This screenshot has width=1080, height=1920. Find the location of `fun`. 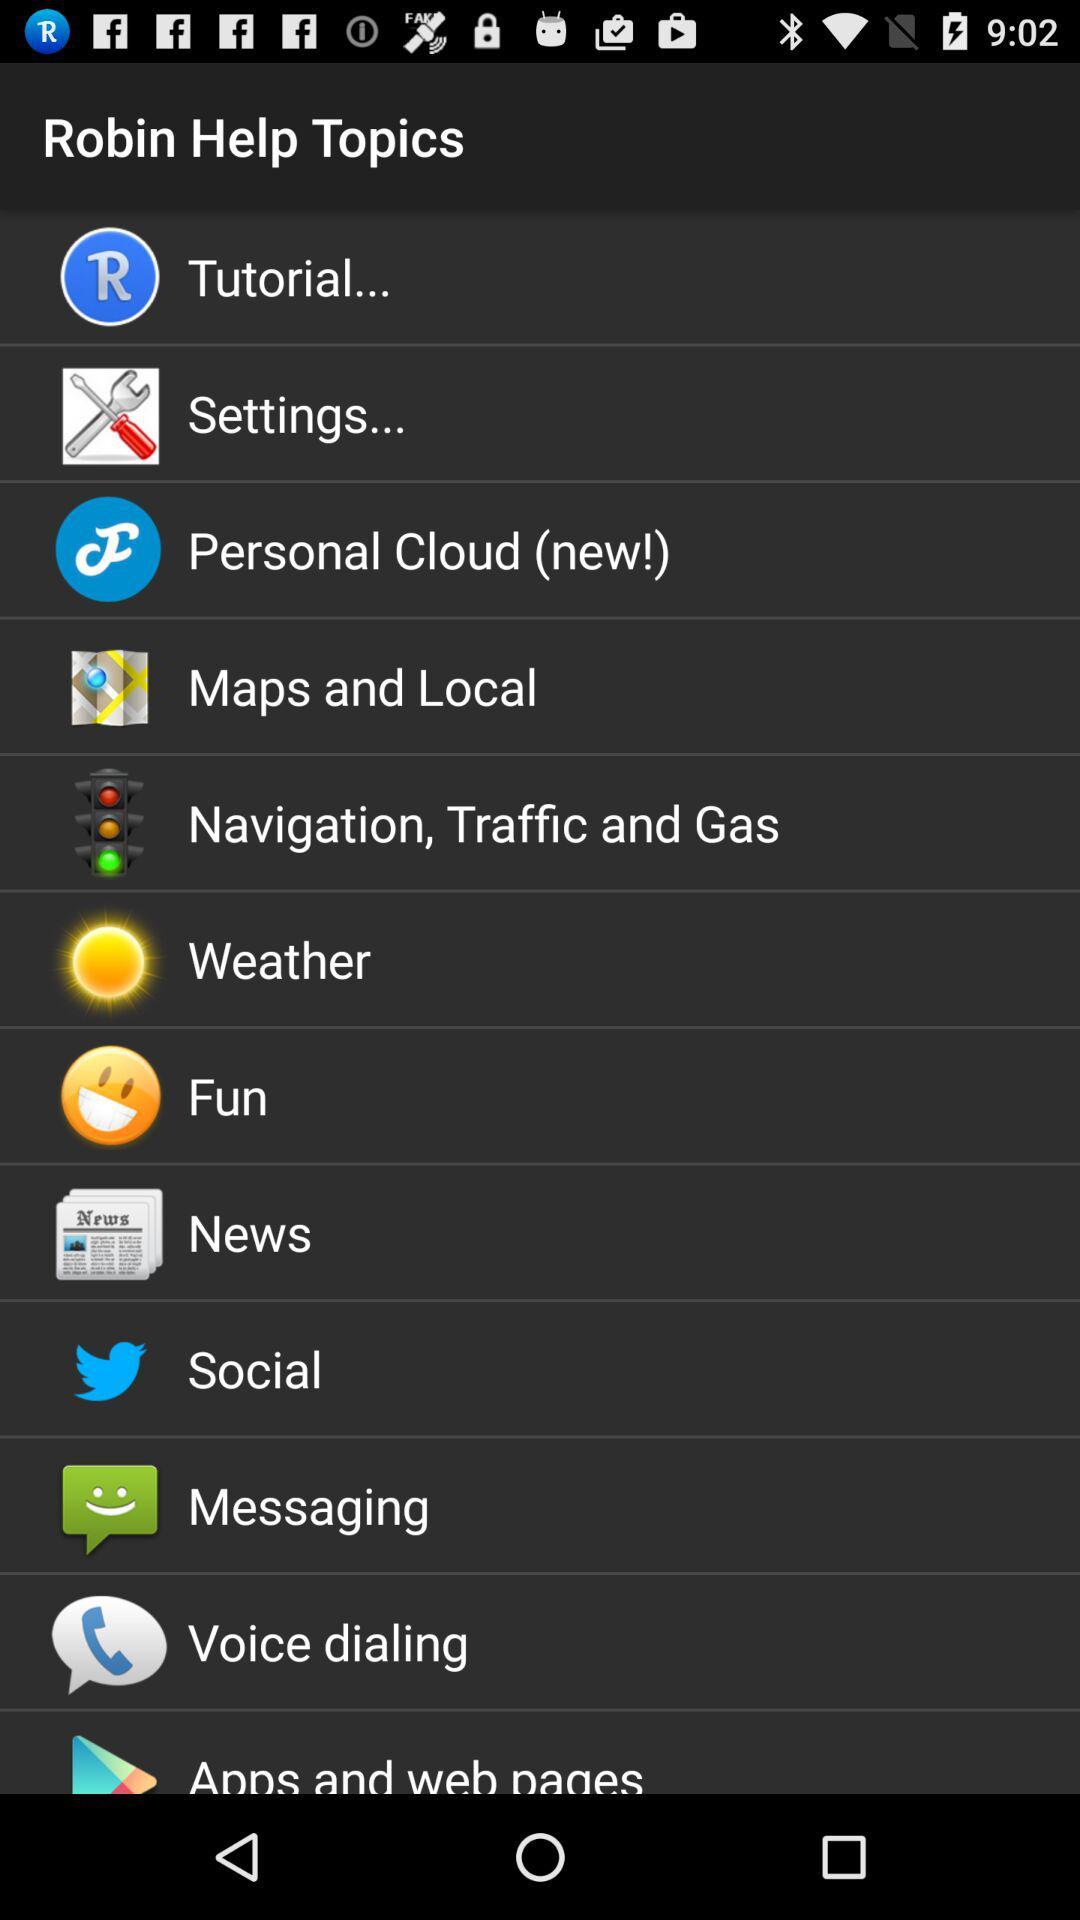

fun is located at coordinates (540, 1094).